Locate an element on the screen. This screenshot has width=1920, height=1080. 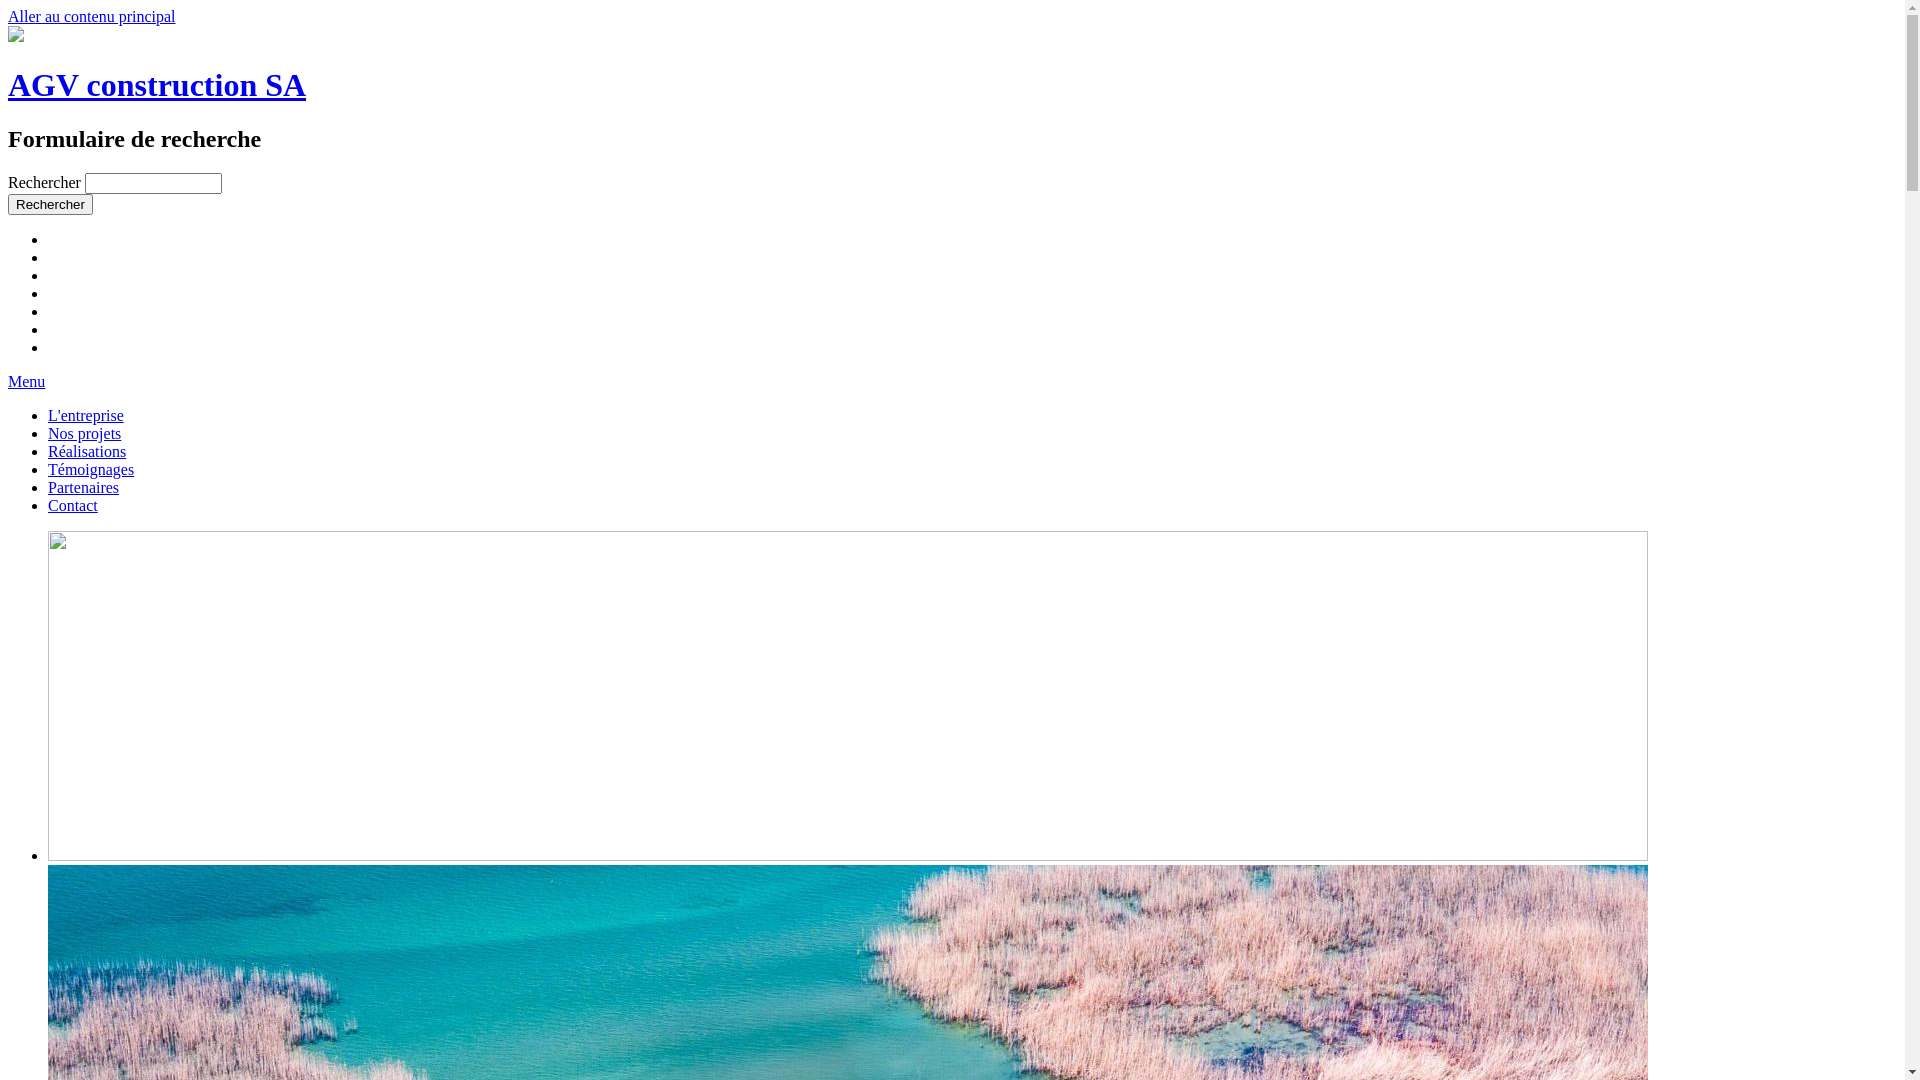
'Aller au contenu principal' is located at coordinates (90, 16).